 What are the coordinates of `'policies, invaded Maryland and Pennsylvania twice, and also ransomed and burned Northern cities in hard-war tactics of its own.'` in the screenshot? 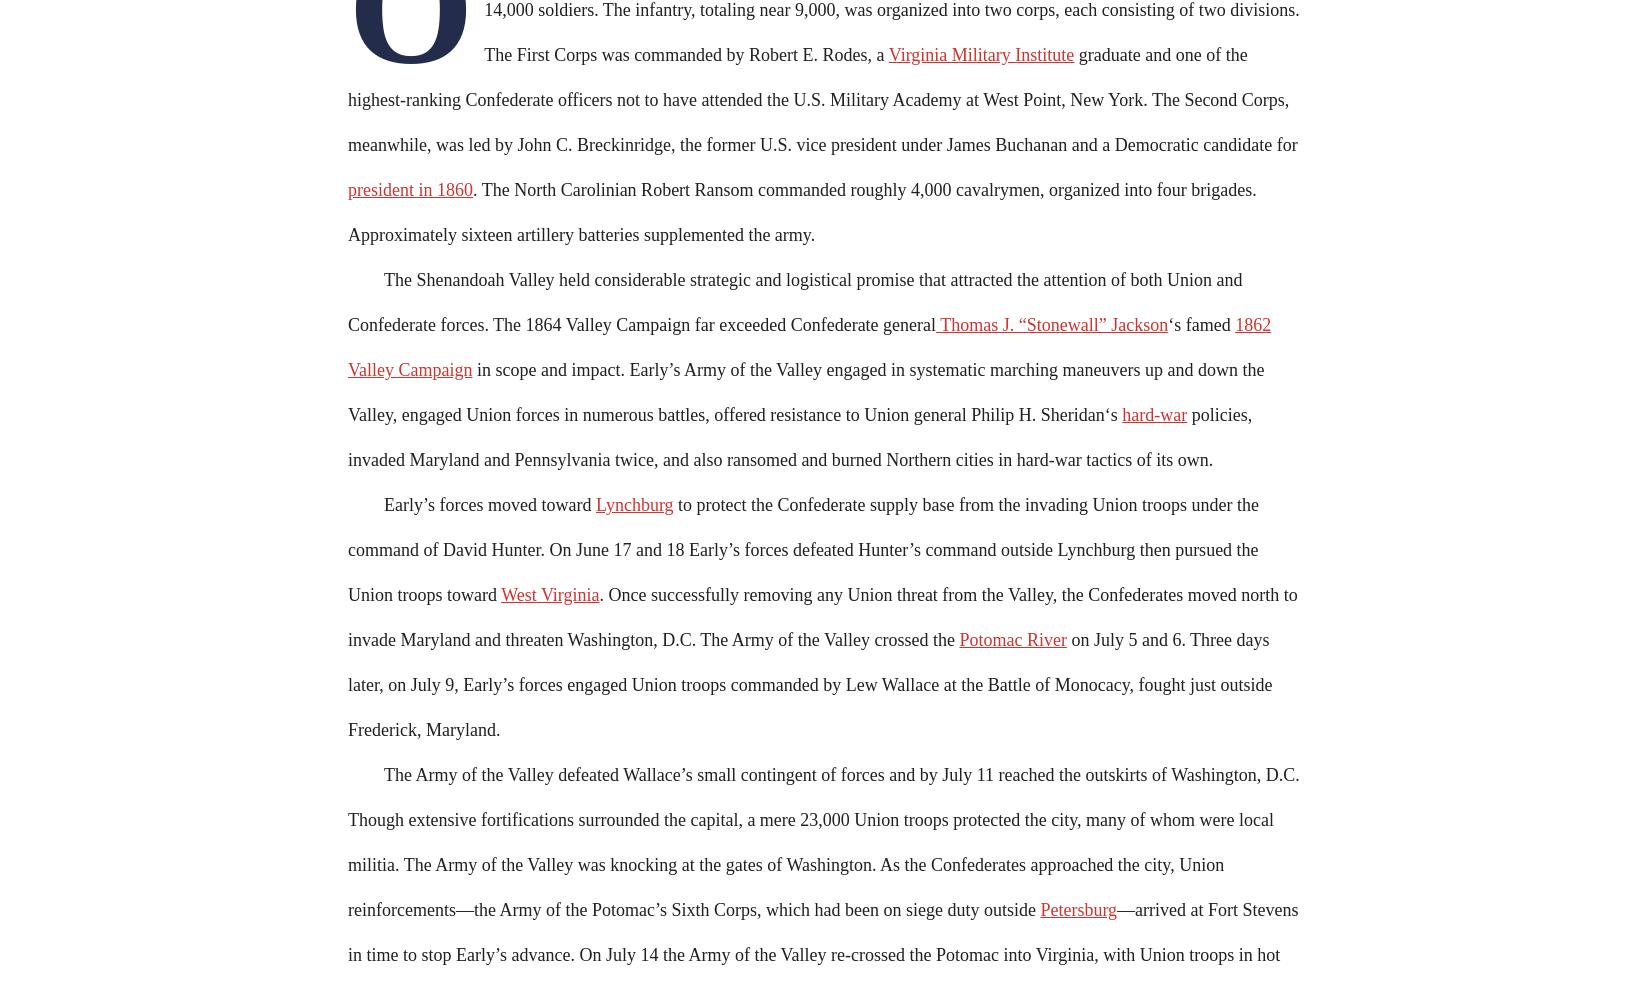 It's located at (798, 437).